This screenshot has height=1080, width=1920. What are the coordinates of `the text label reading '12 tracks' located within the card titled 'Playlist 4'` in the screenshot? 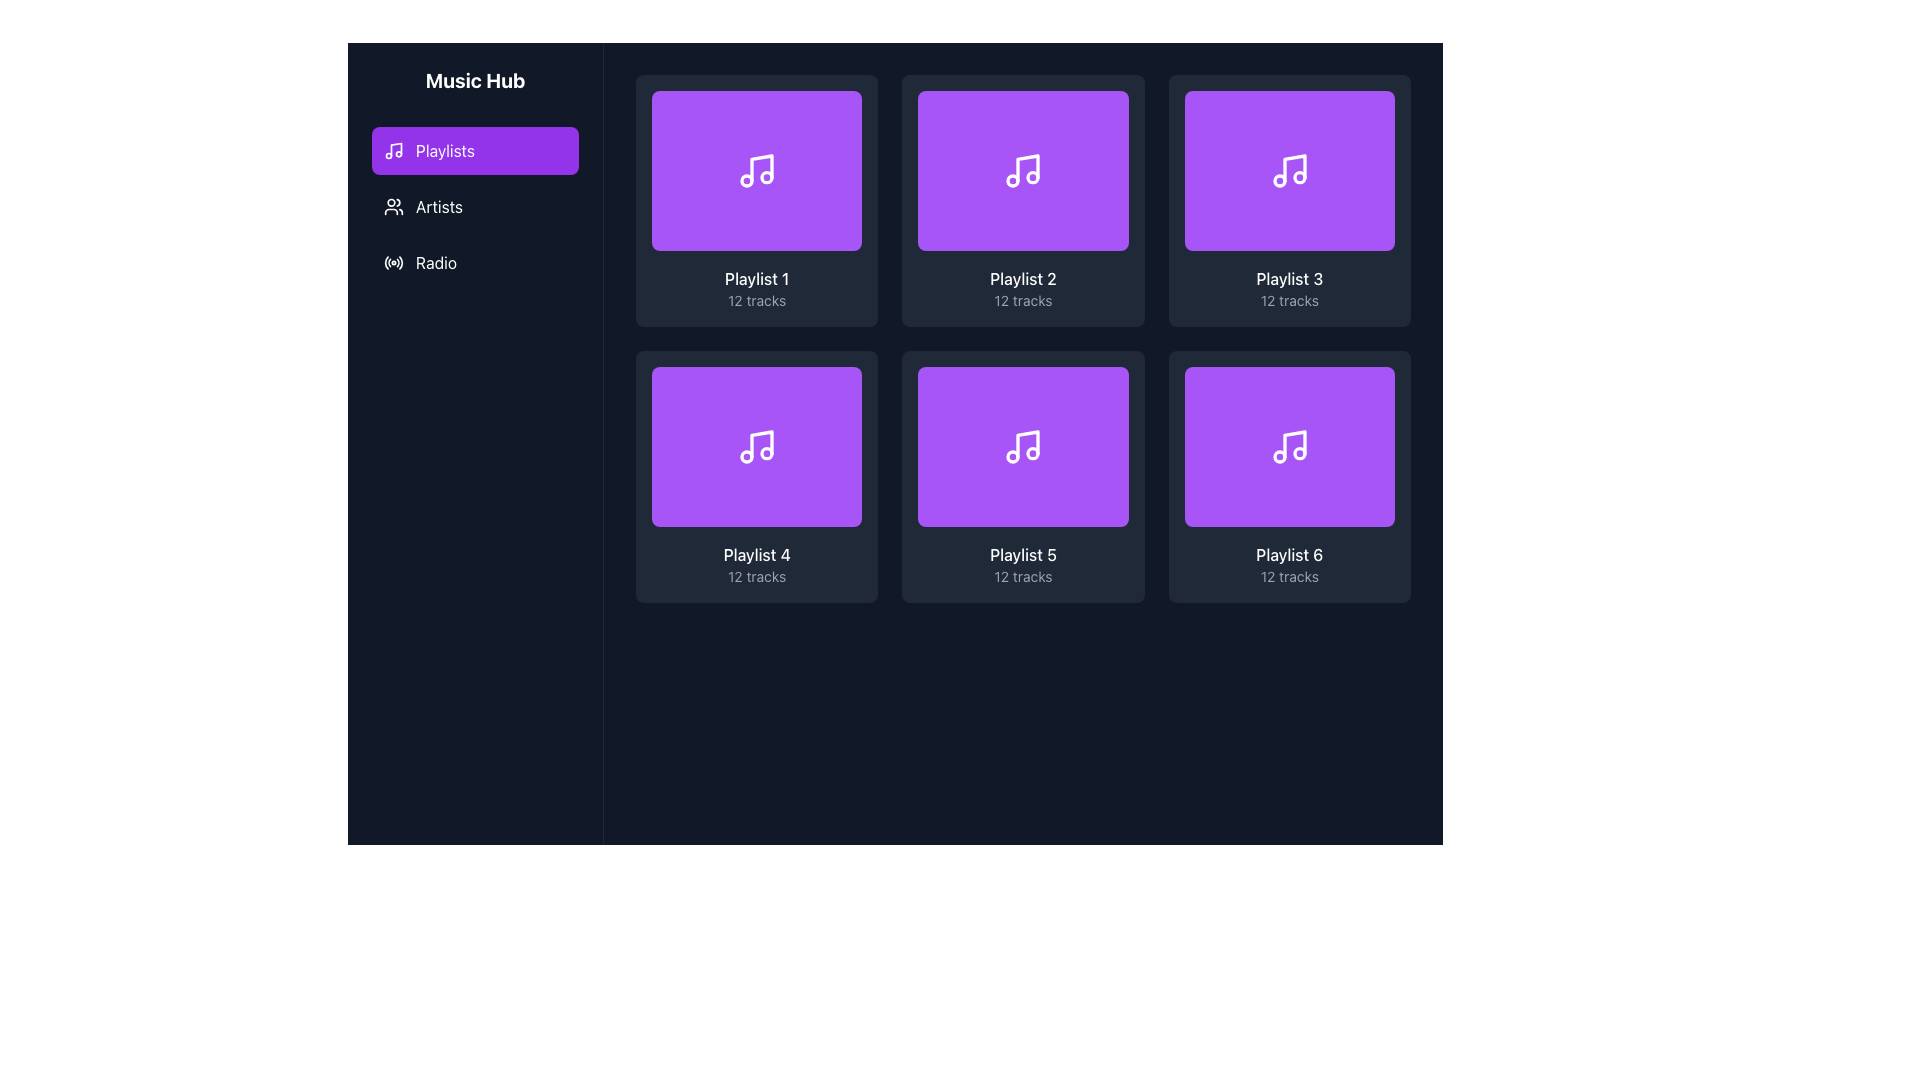 It's located at (756, 577).